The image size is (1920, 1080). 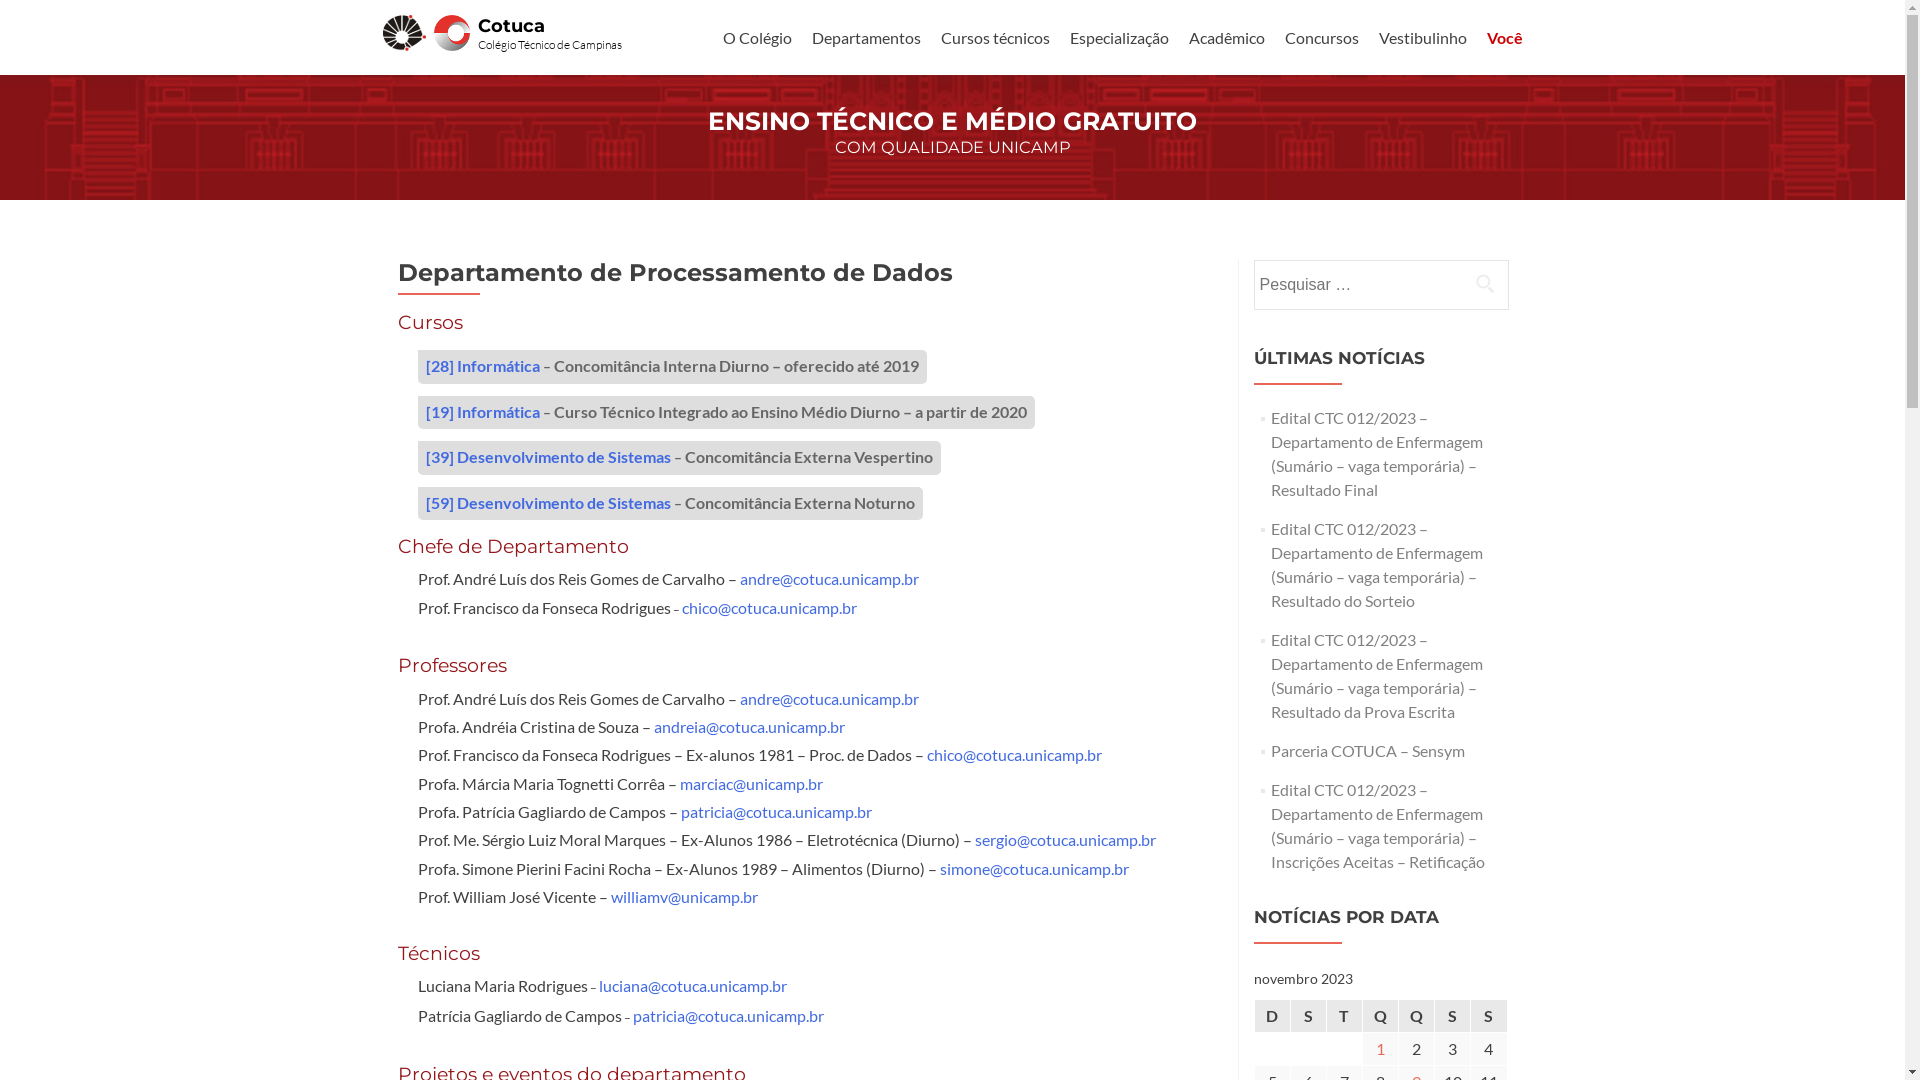 I want to click on 'Concursos', so click(x=1320, y=37).